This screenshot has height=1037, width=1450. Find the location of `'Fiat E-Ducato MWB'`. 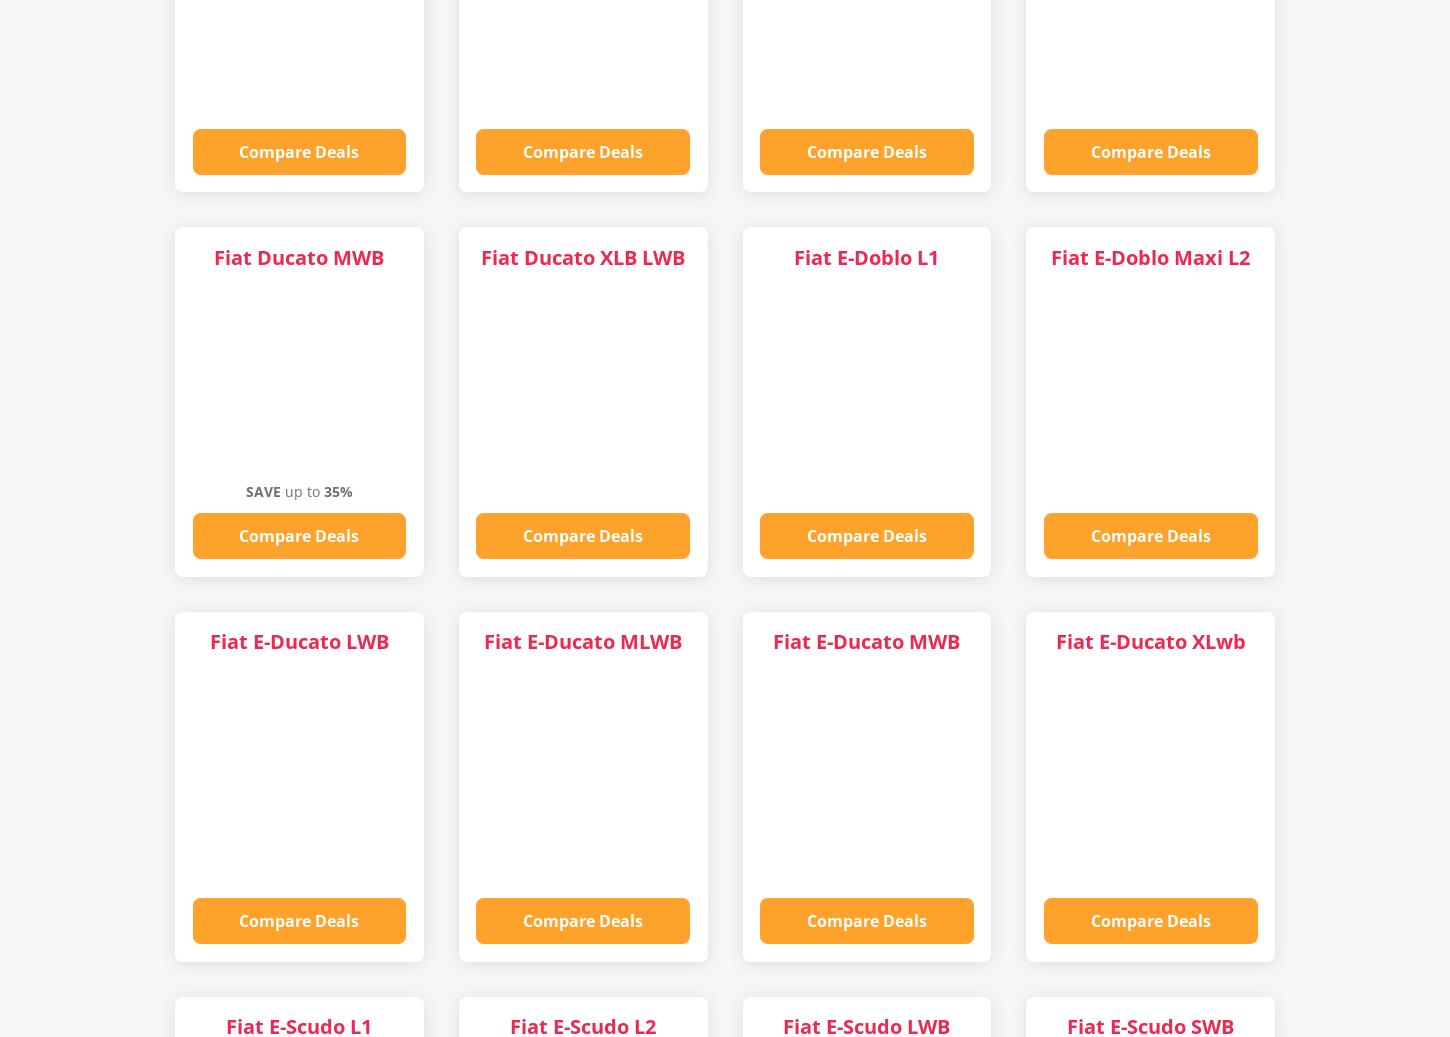

'Fiat E-Ducato MWB' is located at coordinates (865, 641).